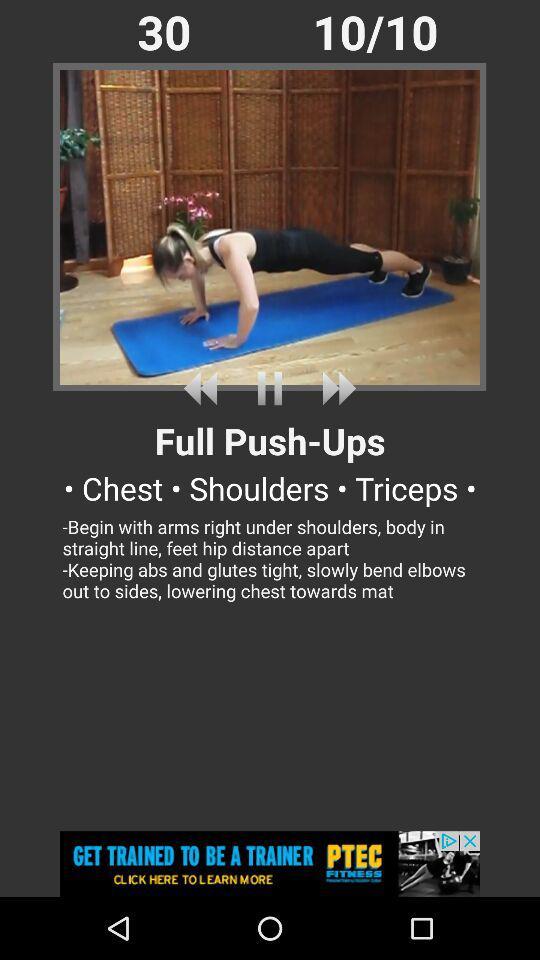 This screenshot has width=540, height=960. What do you see at coordinates (270, 863) in the screenshot?
I see `advertisements website` at bounding box center [270, 863].